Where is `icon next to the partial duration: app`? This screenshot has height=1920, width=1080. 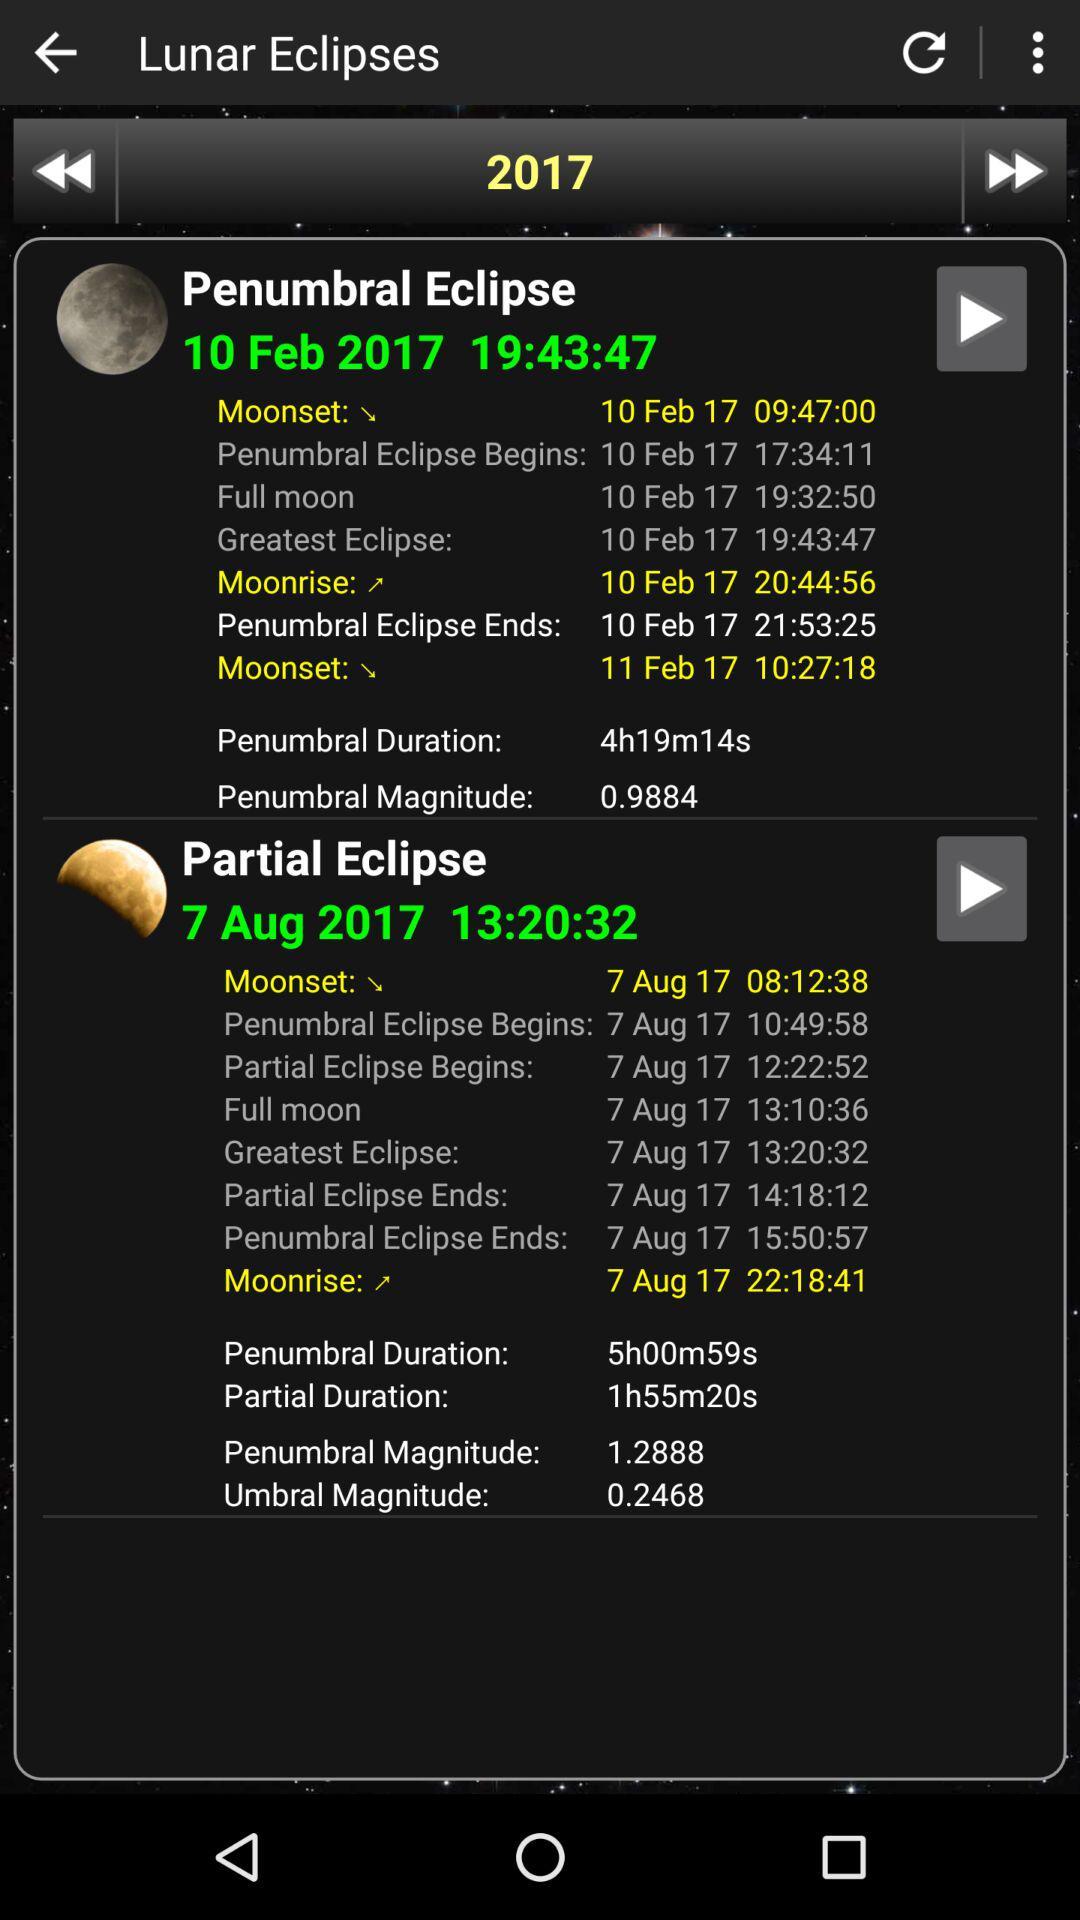
icon next to the partial duration: app is located at coordinates (737, 1450).